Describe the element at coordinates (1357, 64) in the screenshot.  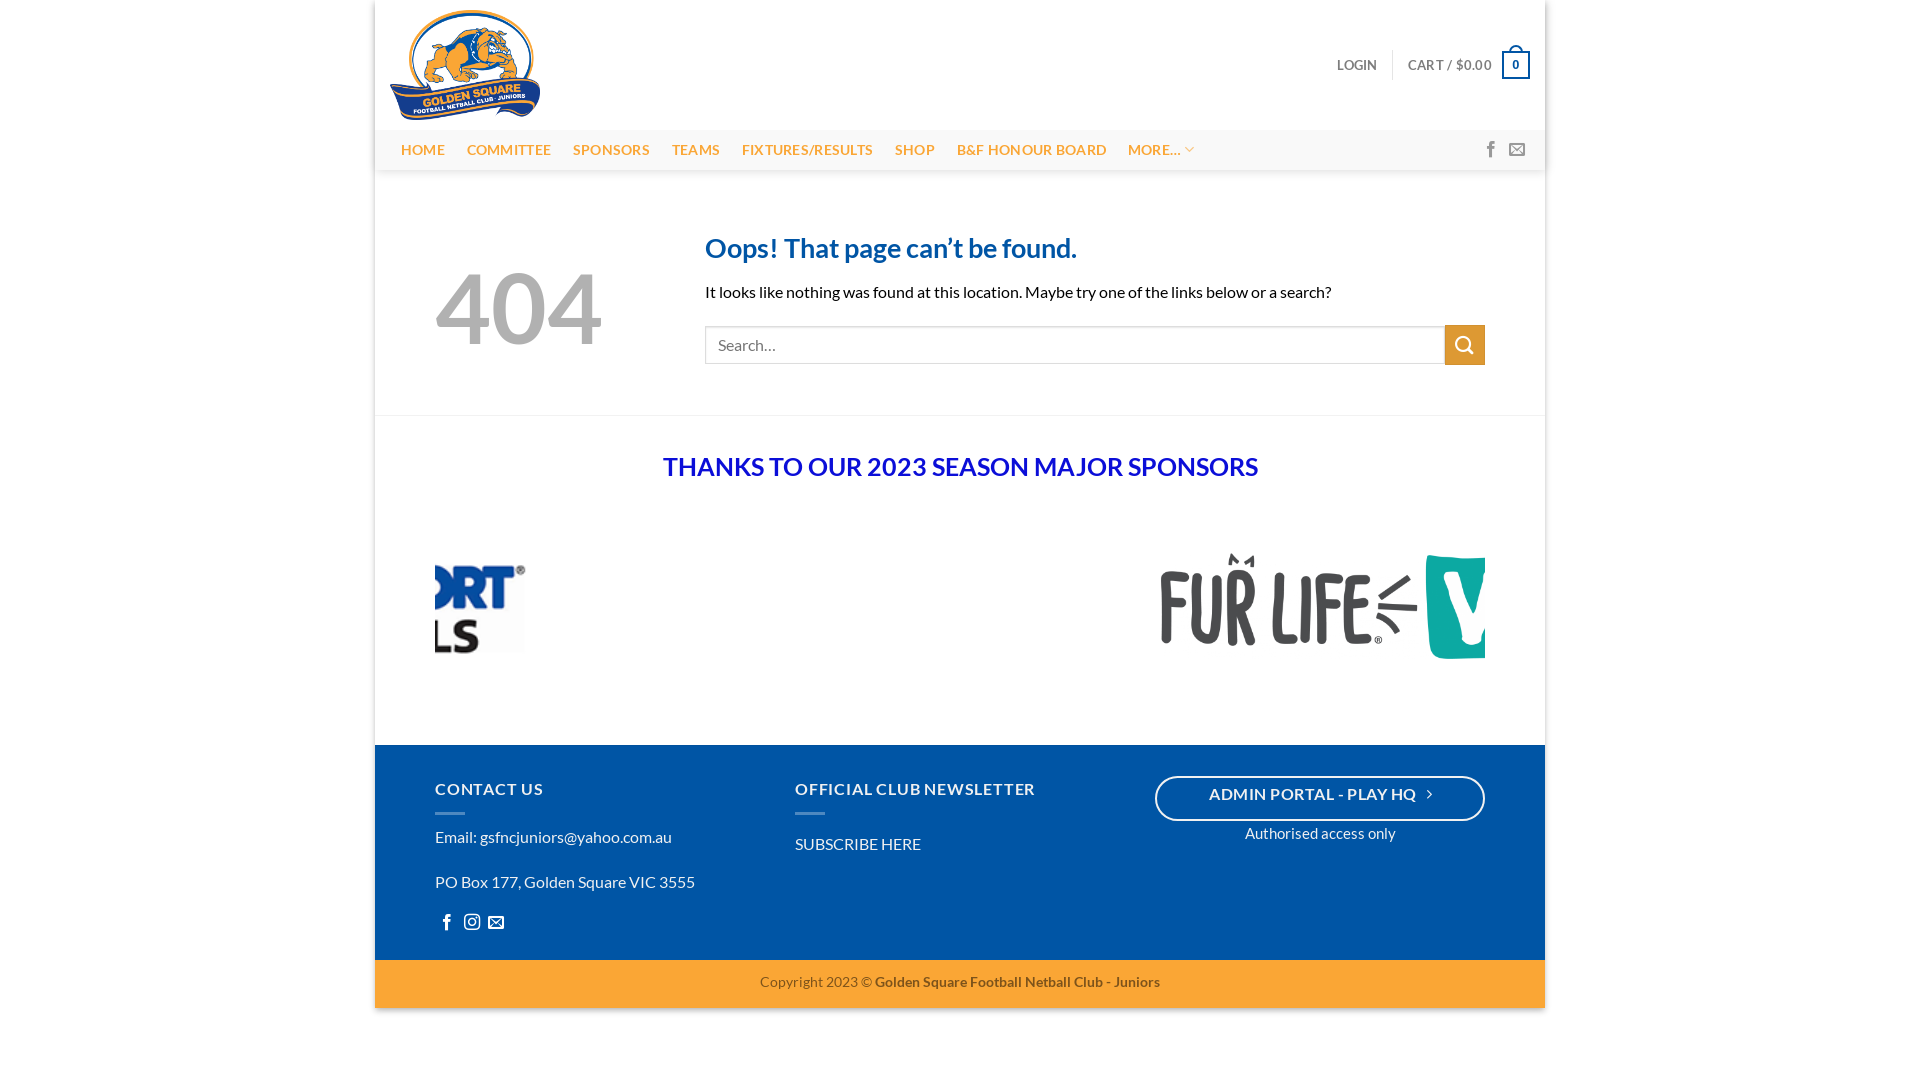
I see `'LOGIN'` at that location.